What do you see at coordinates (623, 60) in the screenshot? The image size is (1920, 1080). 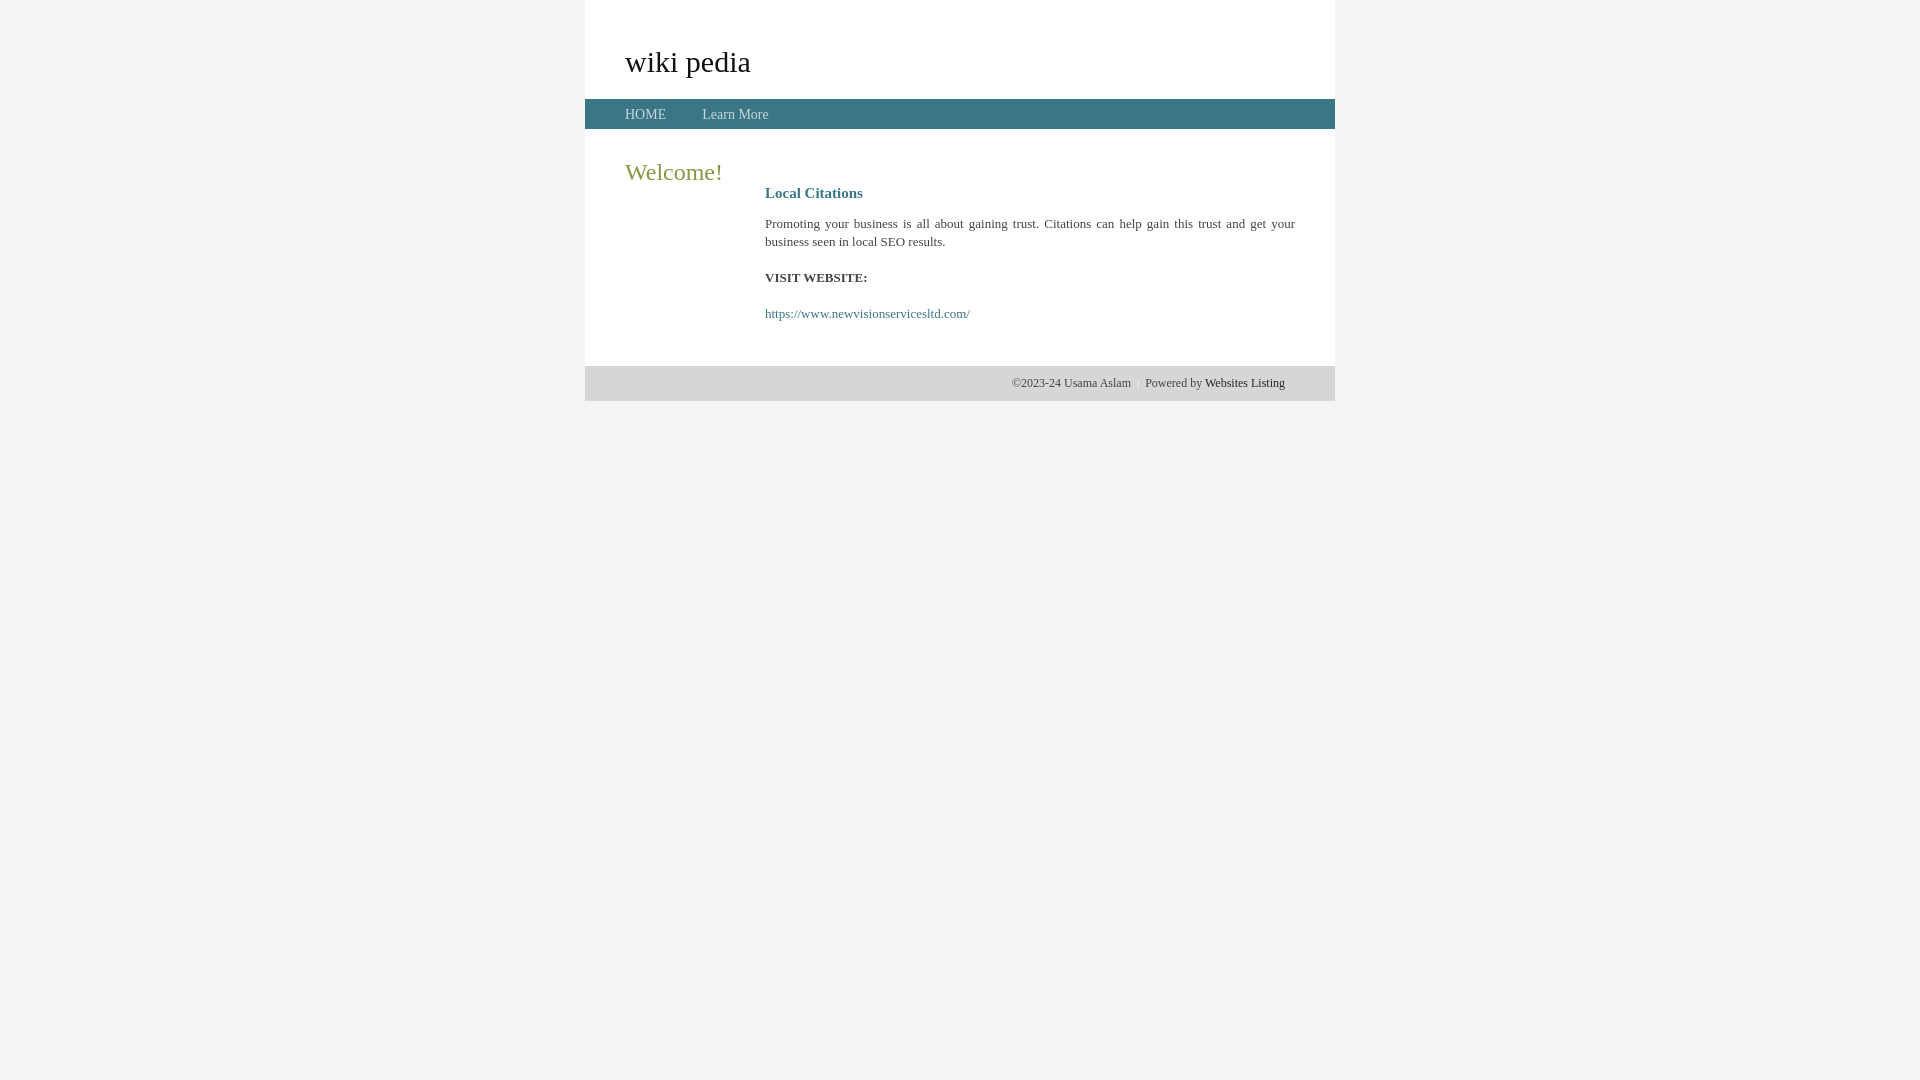 I see `'wiki pedia'` at bounding box center [623, 60].